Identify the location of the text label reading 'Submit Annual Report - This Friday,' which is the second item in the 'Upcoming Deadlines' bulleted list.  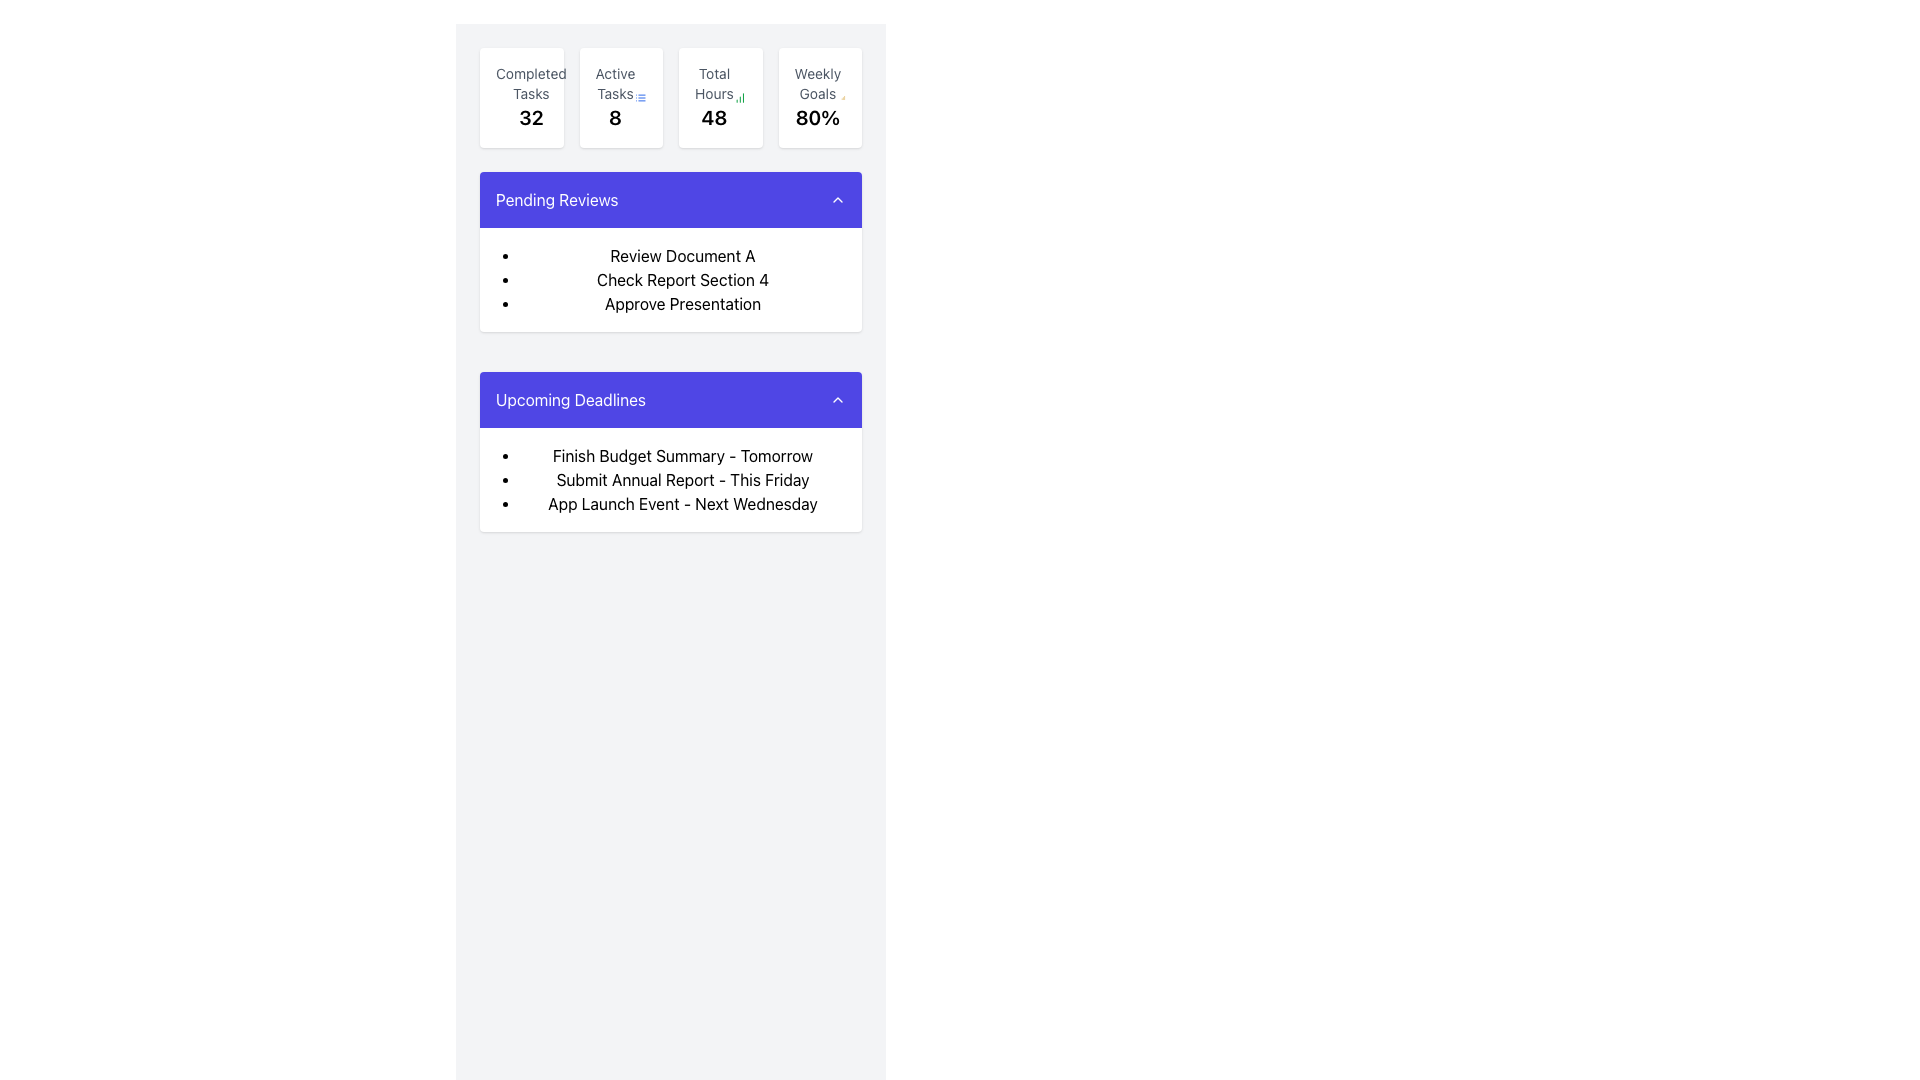
(682, 479).